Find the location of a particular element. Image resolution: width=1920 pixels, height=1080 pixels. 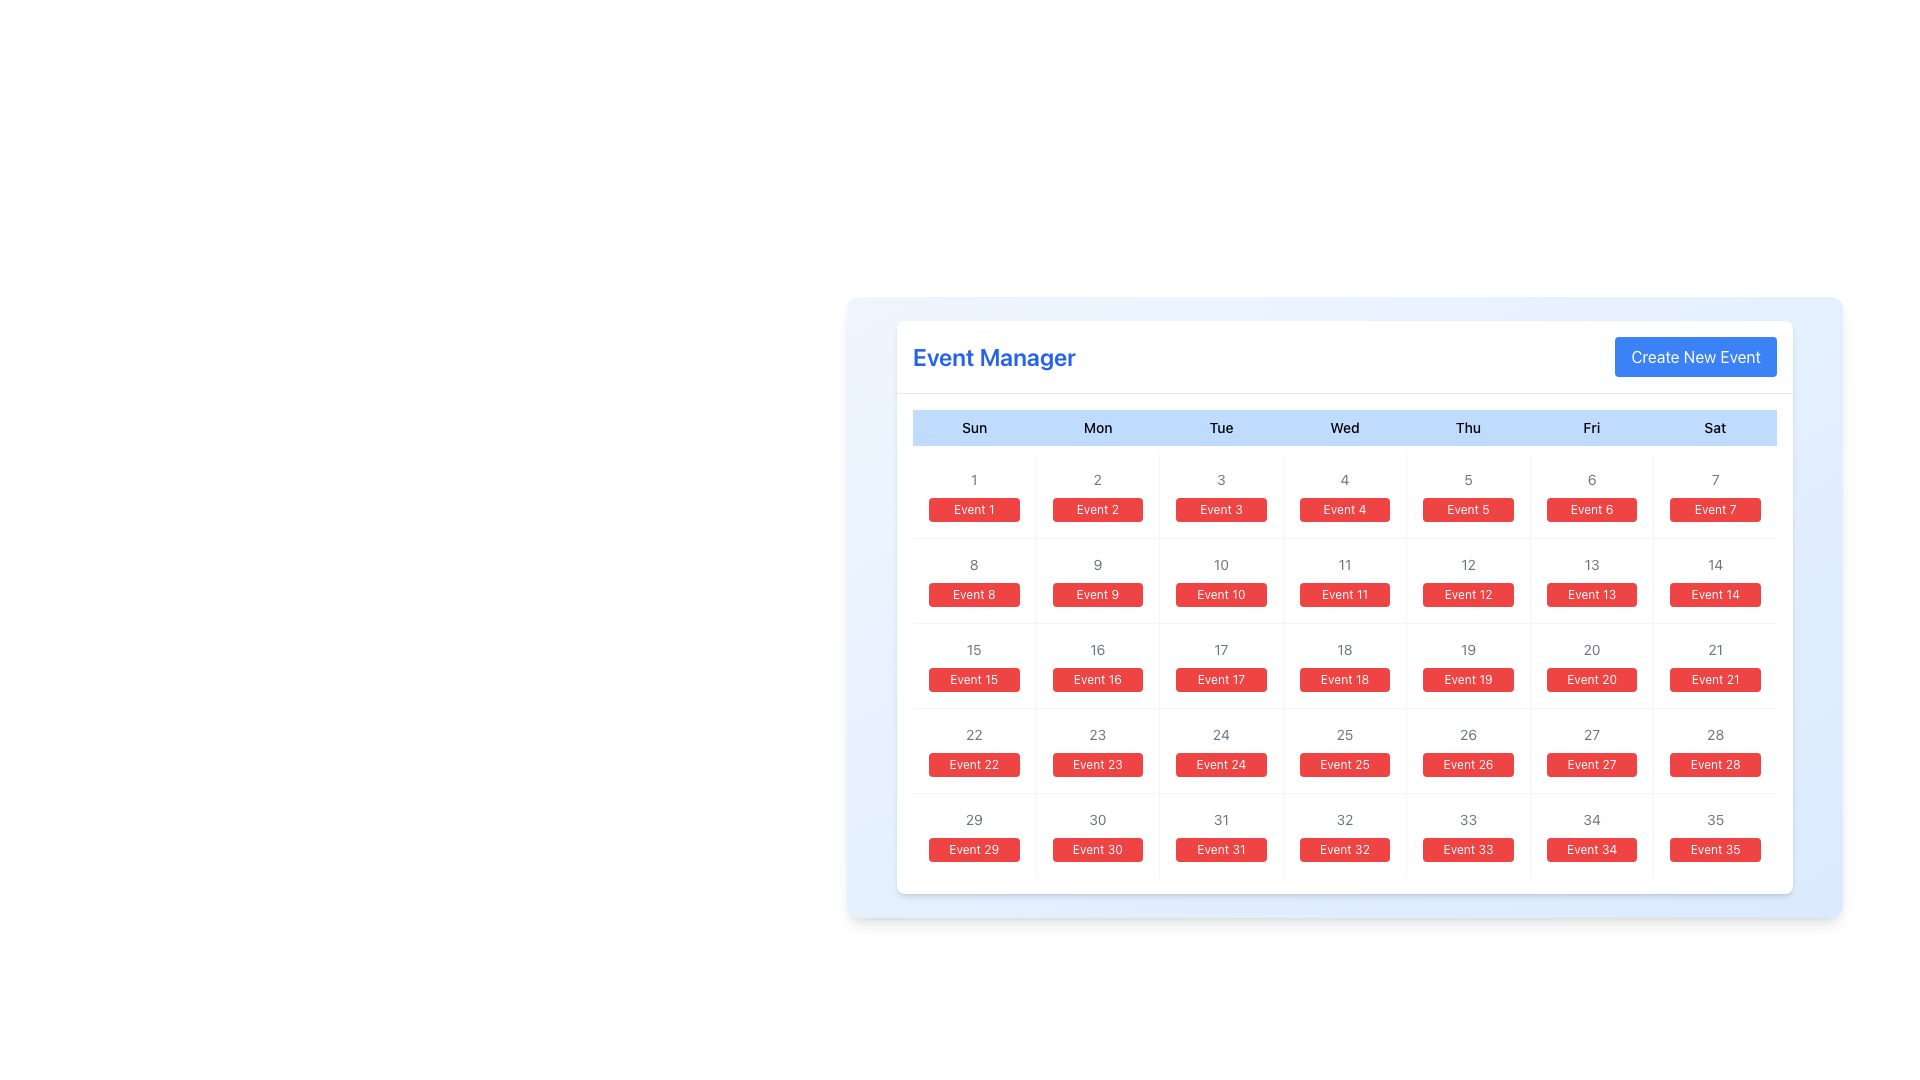

the text label indicating the date '15' above the button labeled 'Event 15' is located at coordinates (974, 650).